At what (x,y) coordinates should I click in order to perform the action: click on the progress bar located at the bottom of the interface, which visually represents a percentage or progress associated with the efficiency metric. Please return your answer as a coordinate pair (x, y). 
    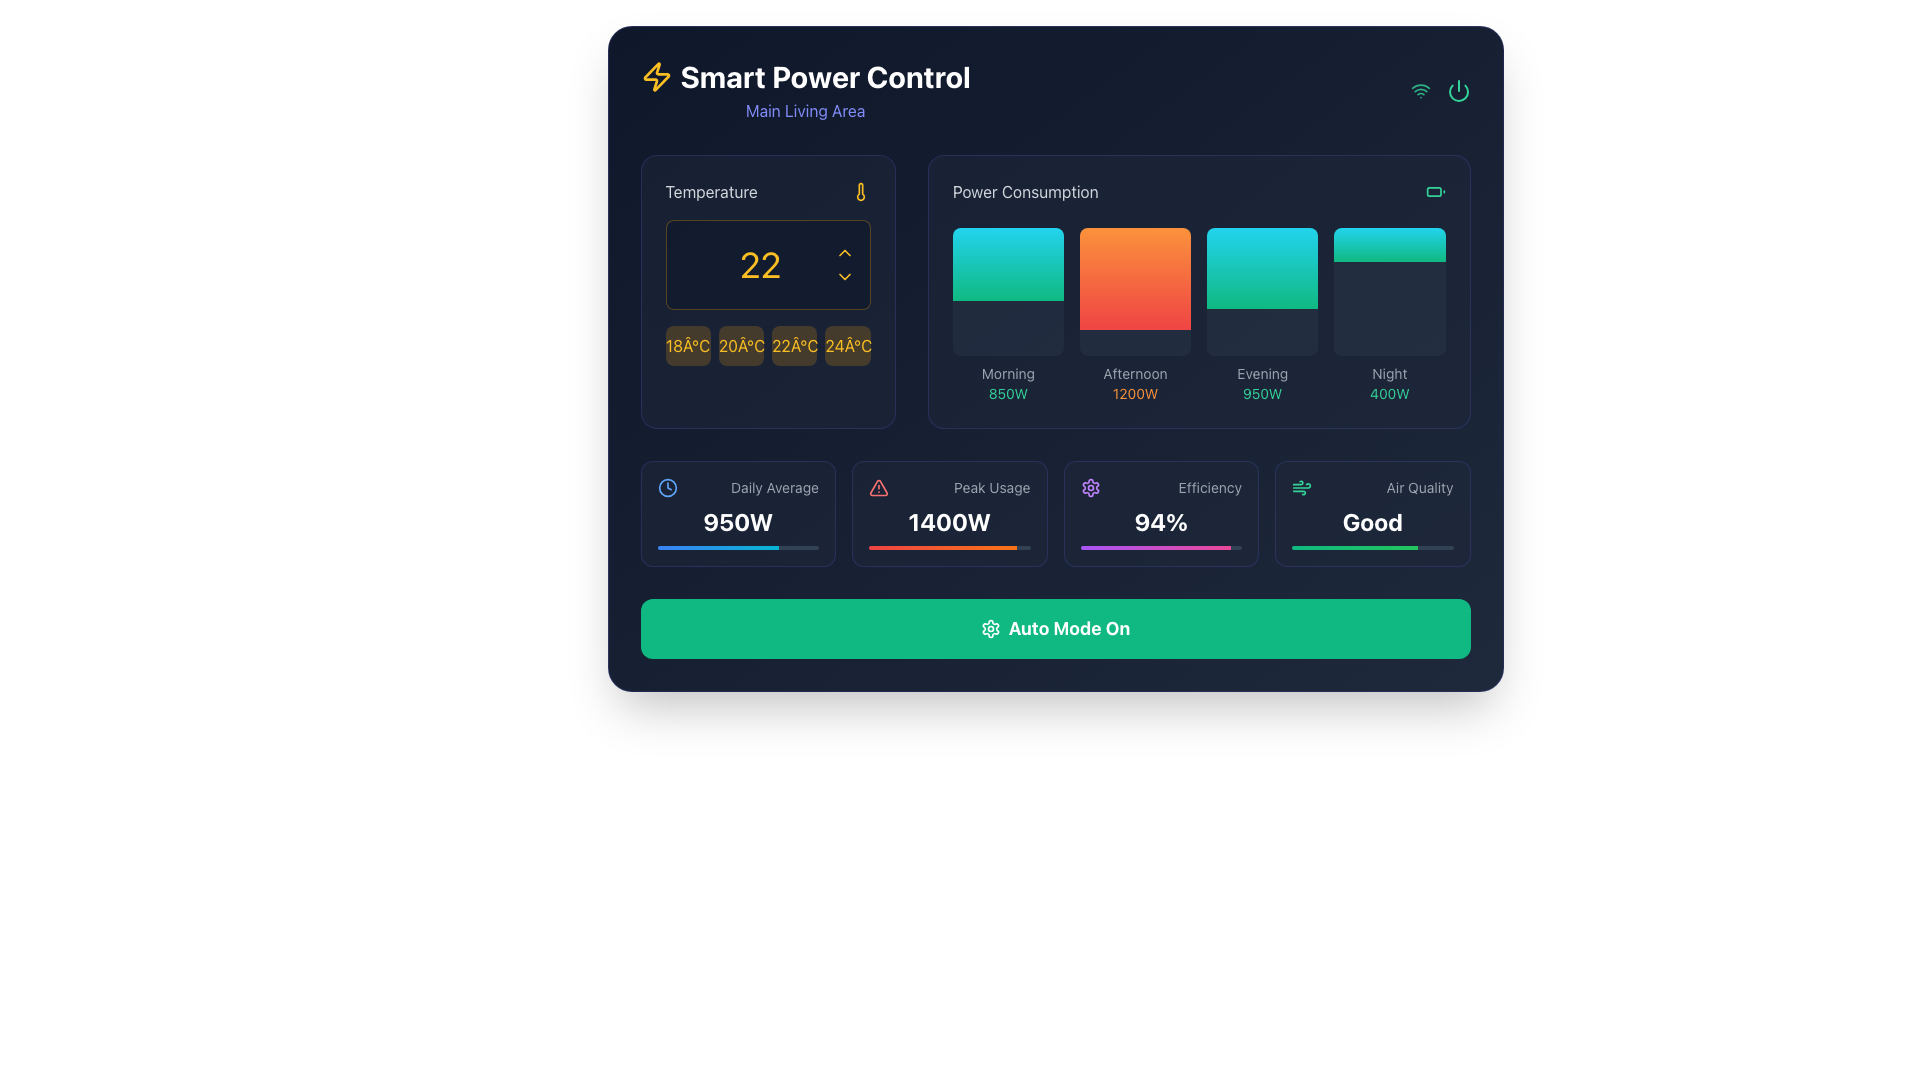
    Looking at the image, I should click on (1354, 547).